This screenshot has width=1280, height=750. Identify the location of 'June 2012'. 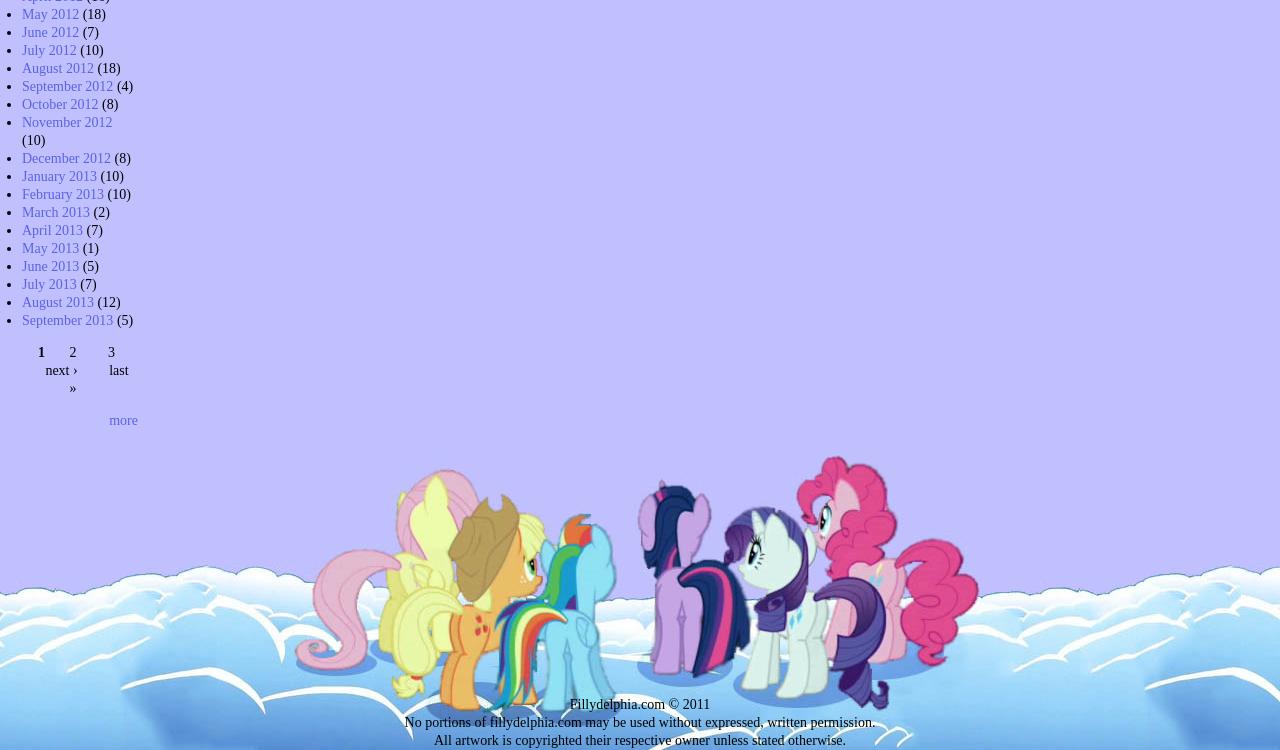
(22, 31).